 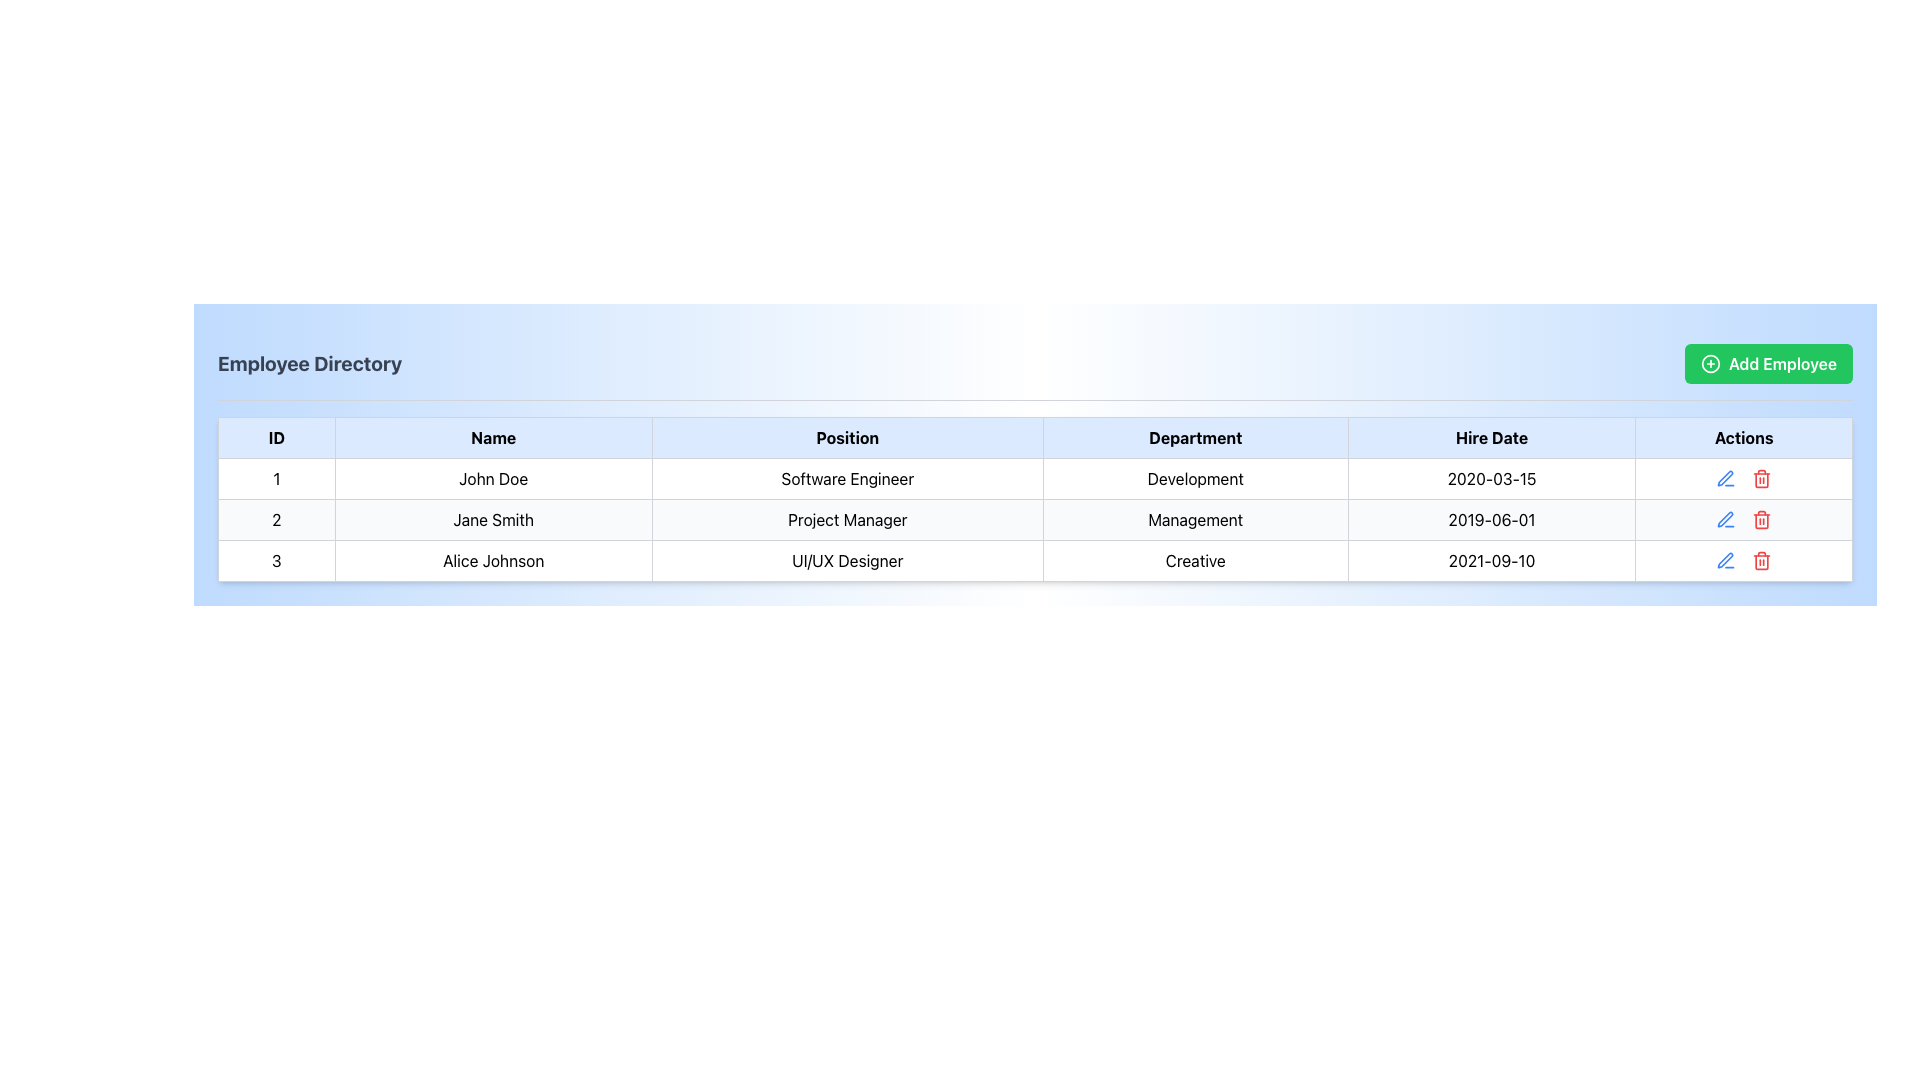 I want to click on the red trash can icon button located at the rightmost side of the 'Actions' column in the third row of the 'Employee Directory' table, so click(x=1762, y=478).